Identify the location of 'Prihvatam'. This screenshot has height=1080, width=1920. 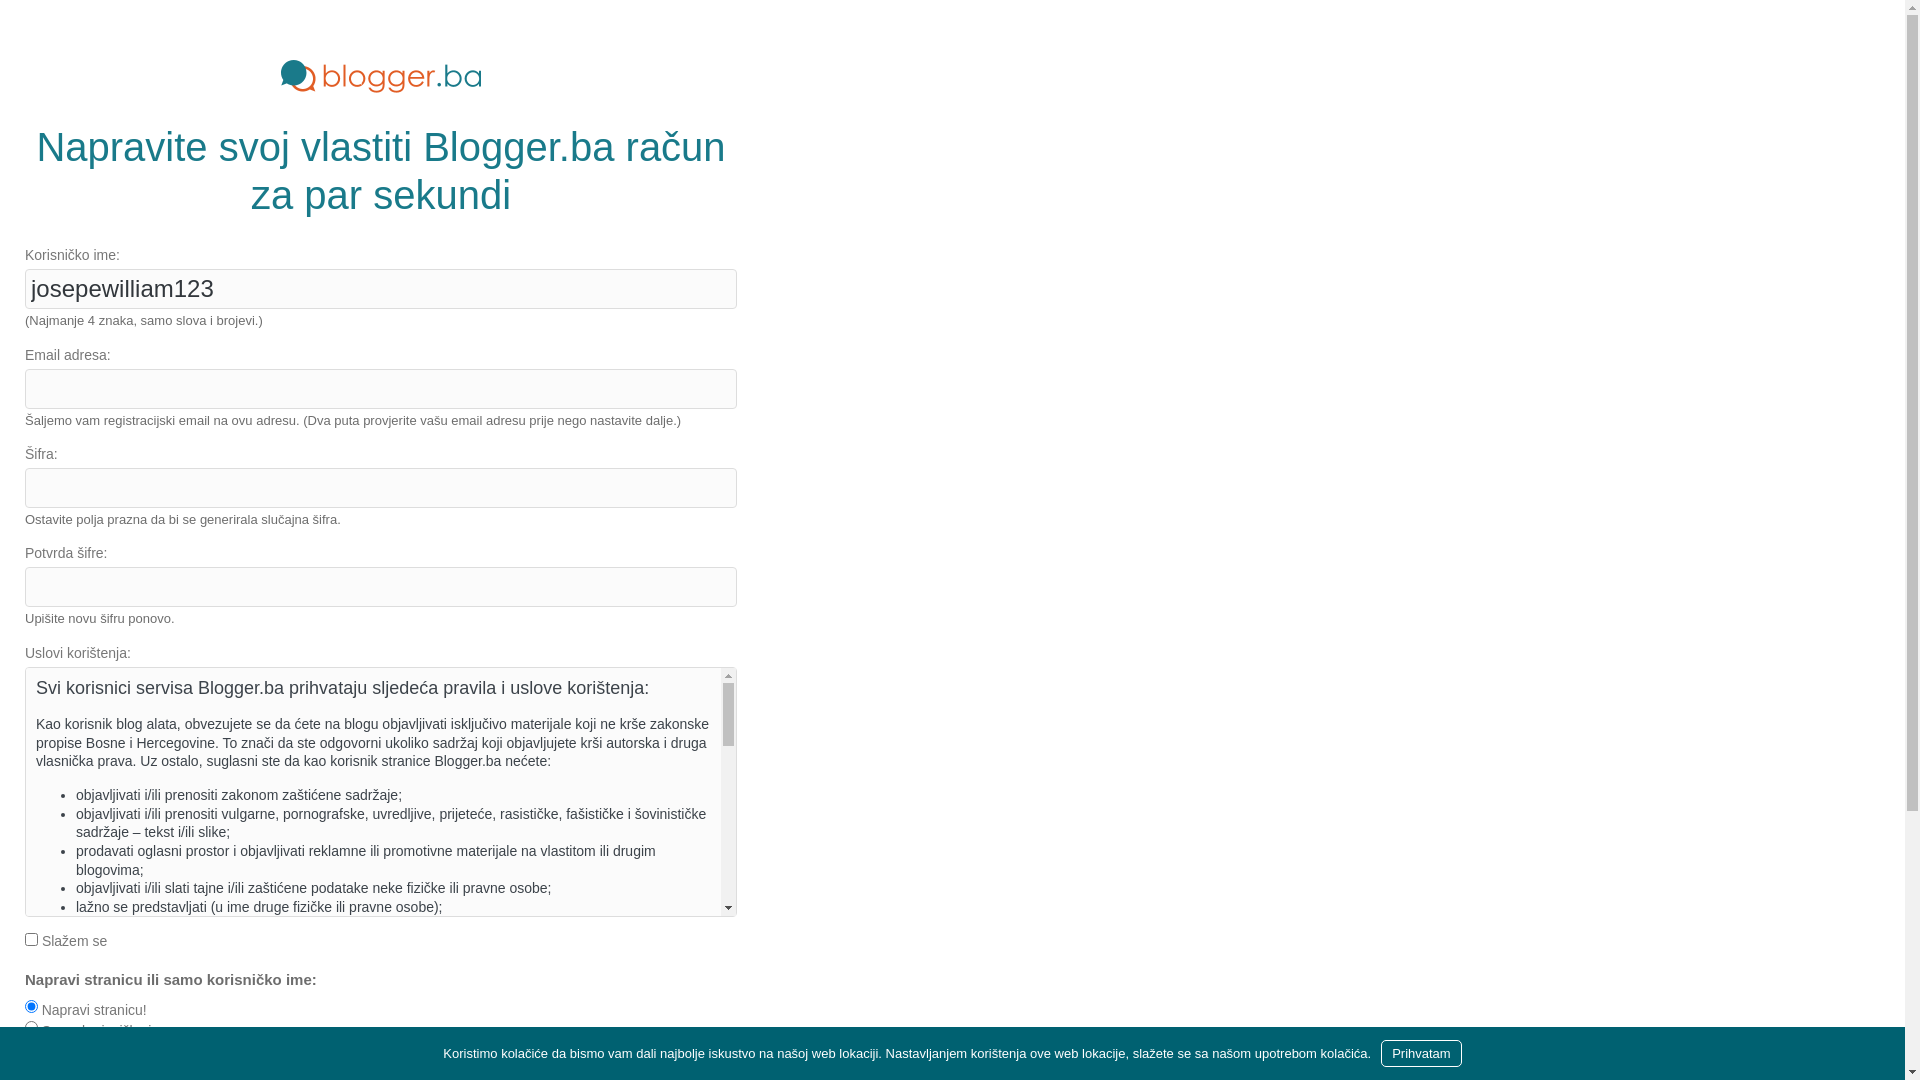
(1420, 1052).